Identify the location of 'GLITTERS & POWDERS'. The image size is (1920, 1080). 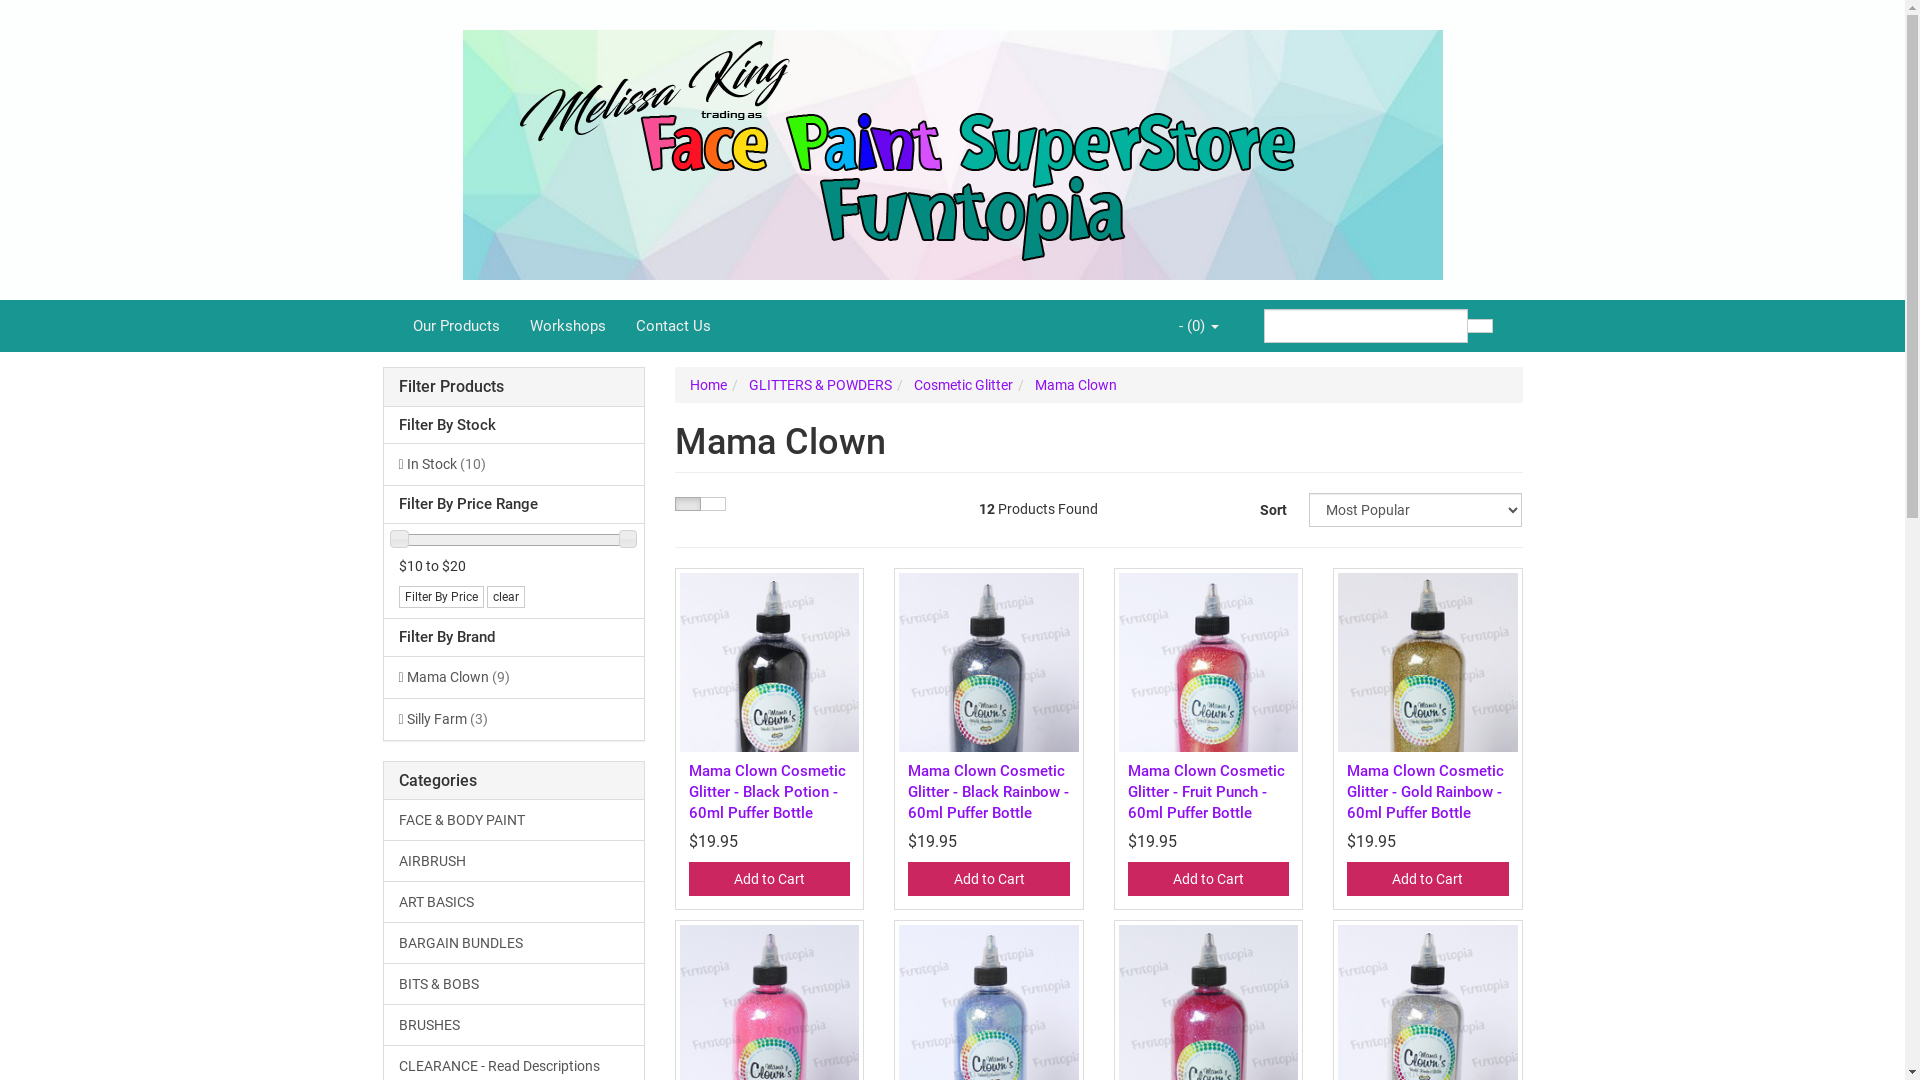
(747, 385).